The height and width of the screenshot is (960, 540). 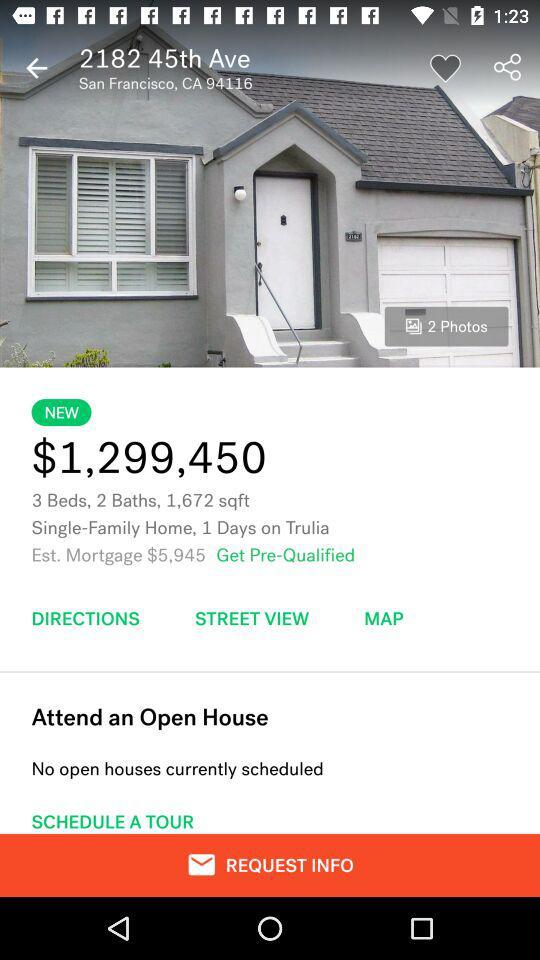 I want to click on go back, so click(x=36, y=68).